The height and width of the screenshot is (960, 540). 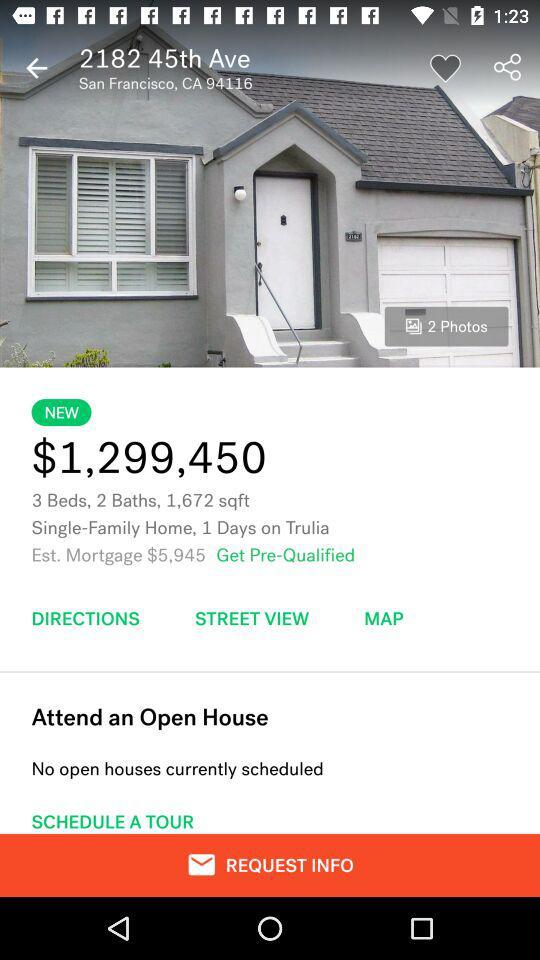 I want to click on go back, so click(x=36, y=68).